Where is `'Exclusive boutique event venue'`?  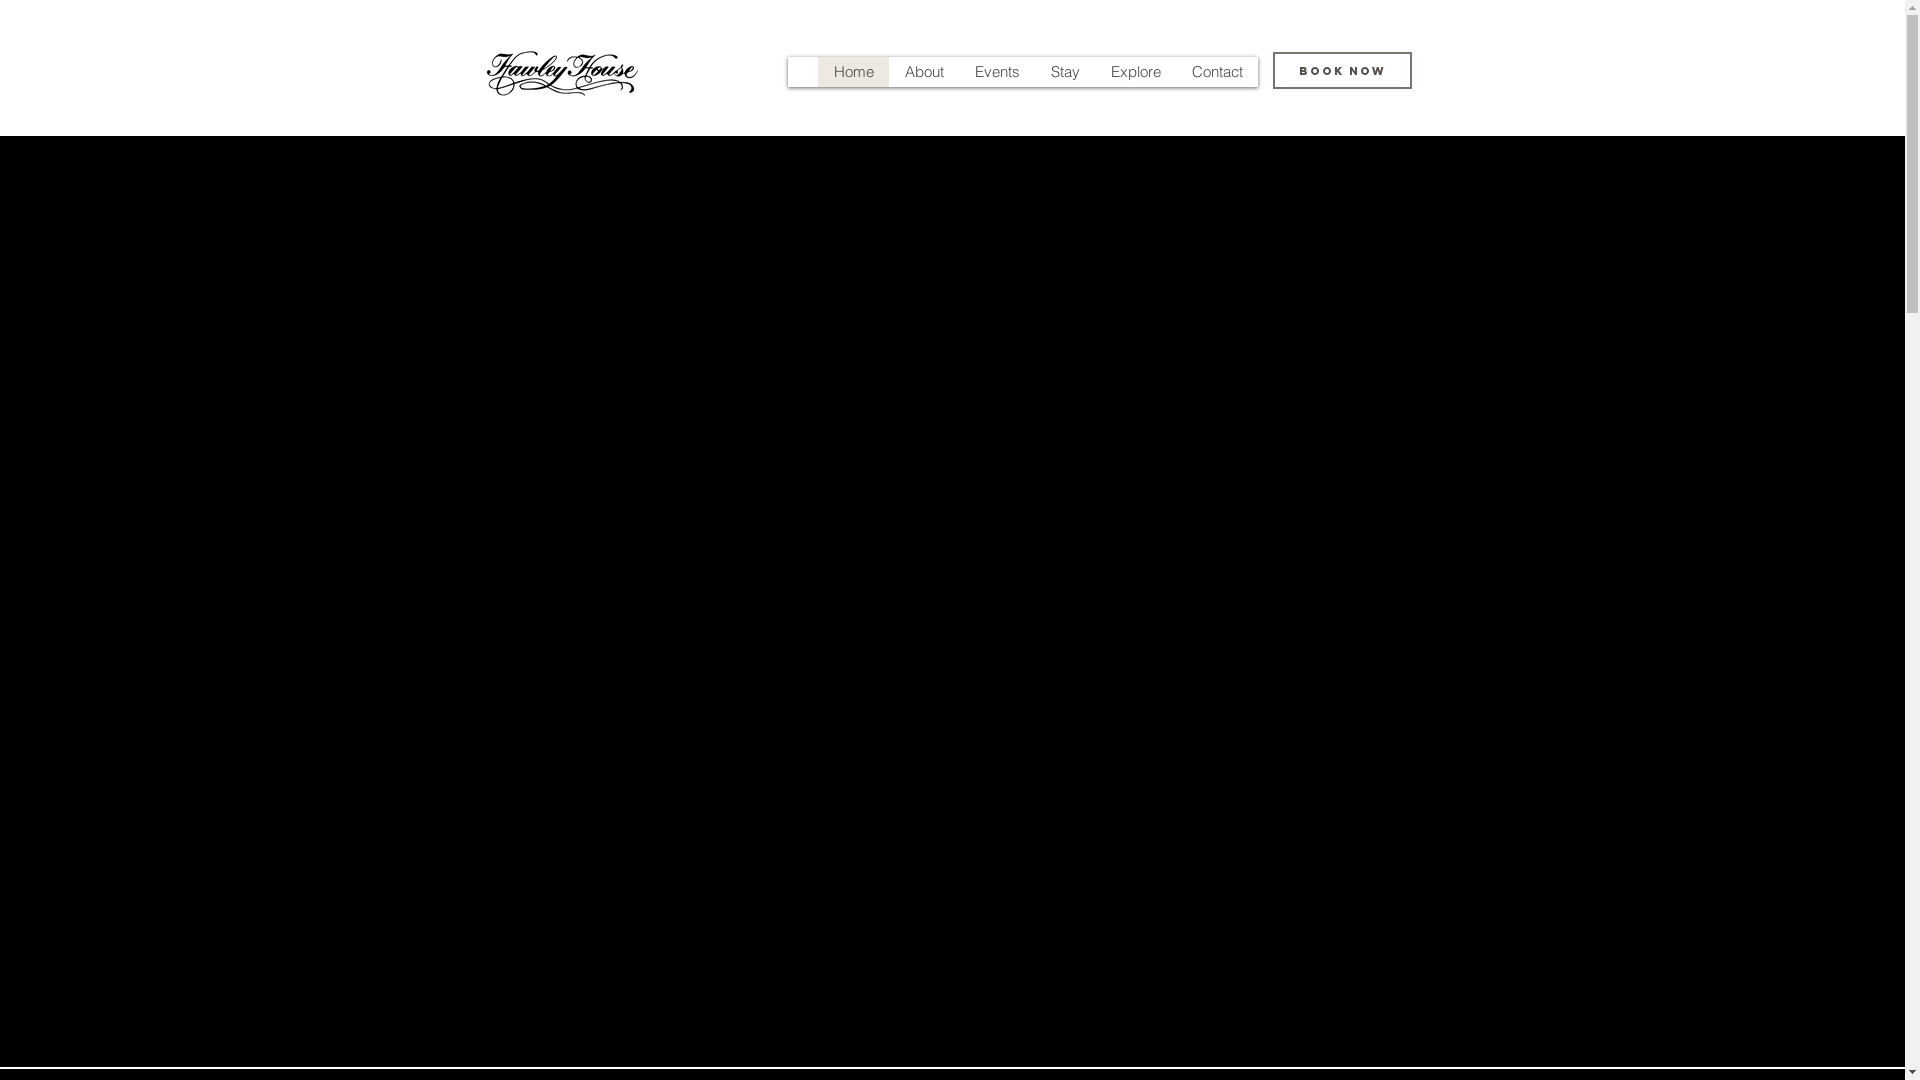
'Exclusive boutique event venue' is located at coordinates (560, 72).